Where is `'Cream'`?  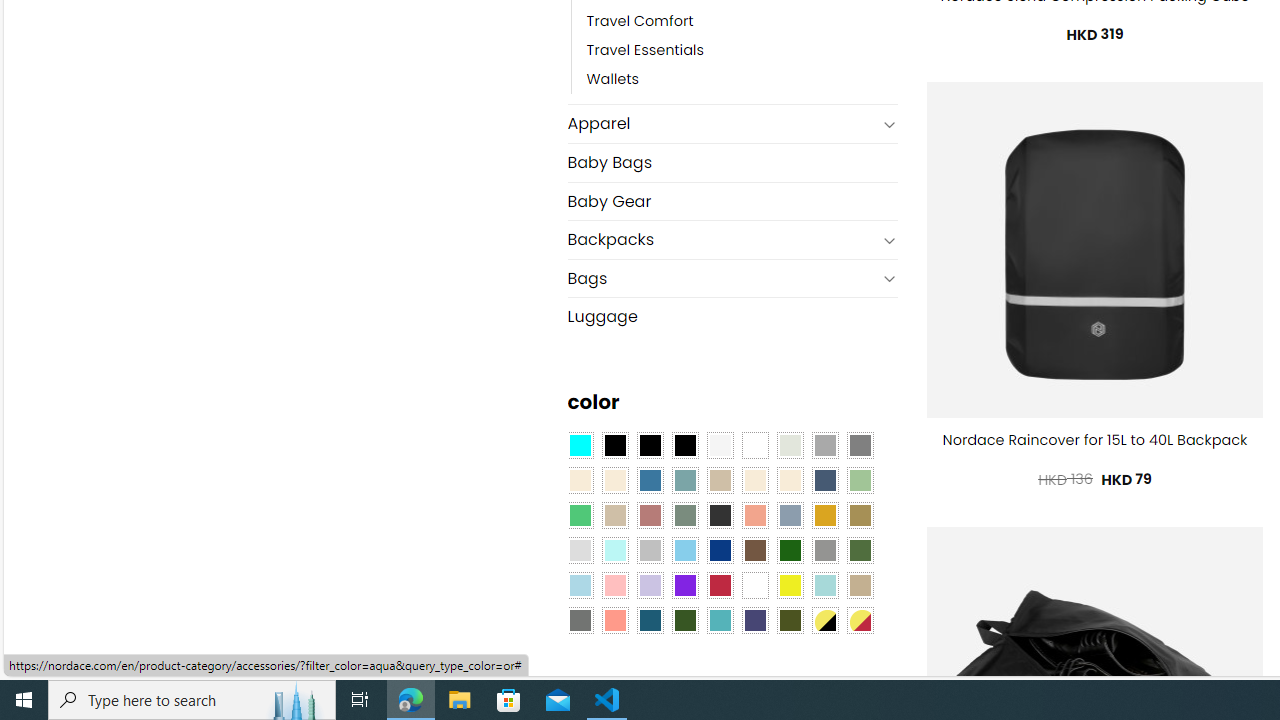
'Cream' is located at coordinates (788, 480).